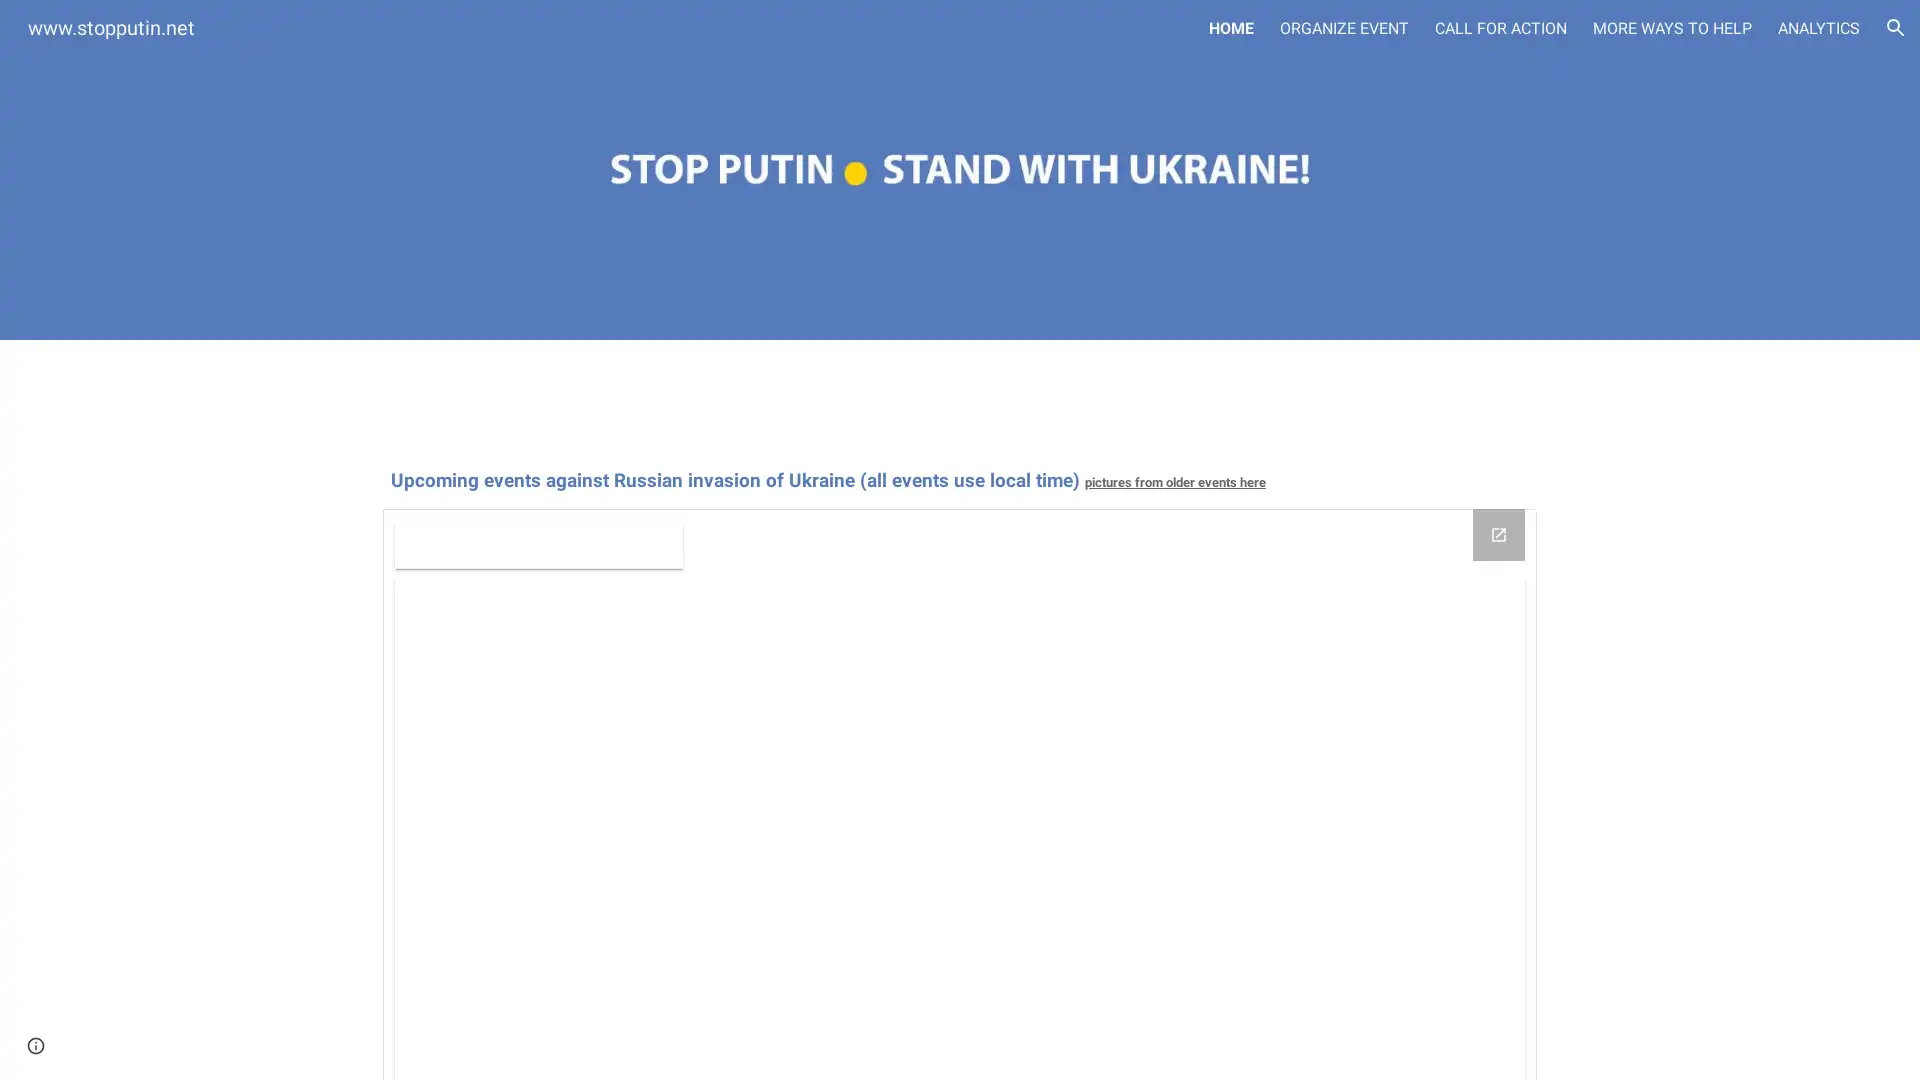 This screenshot has height=1080, width=1920. Describe the element at coordinates (1139, 37) in the screenshot. I see `Skip to navigation` at that location.